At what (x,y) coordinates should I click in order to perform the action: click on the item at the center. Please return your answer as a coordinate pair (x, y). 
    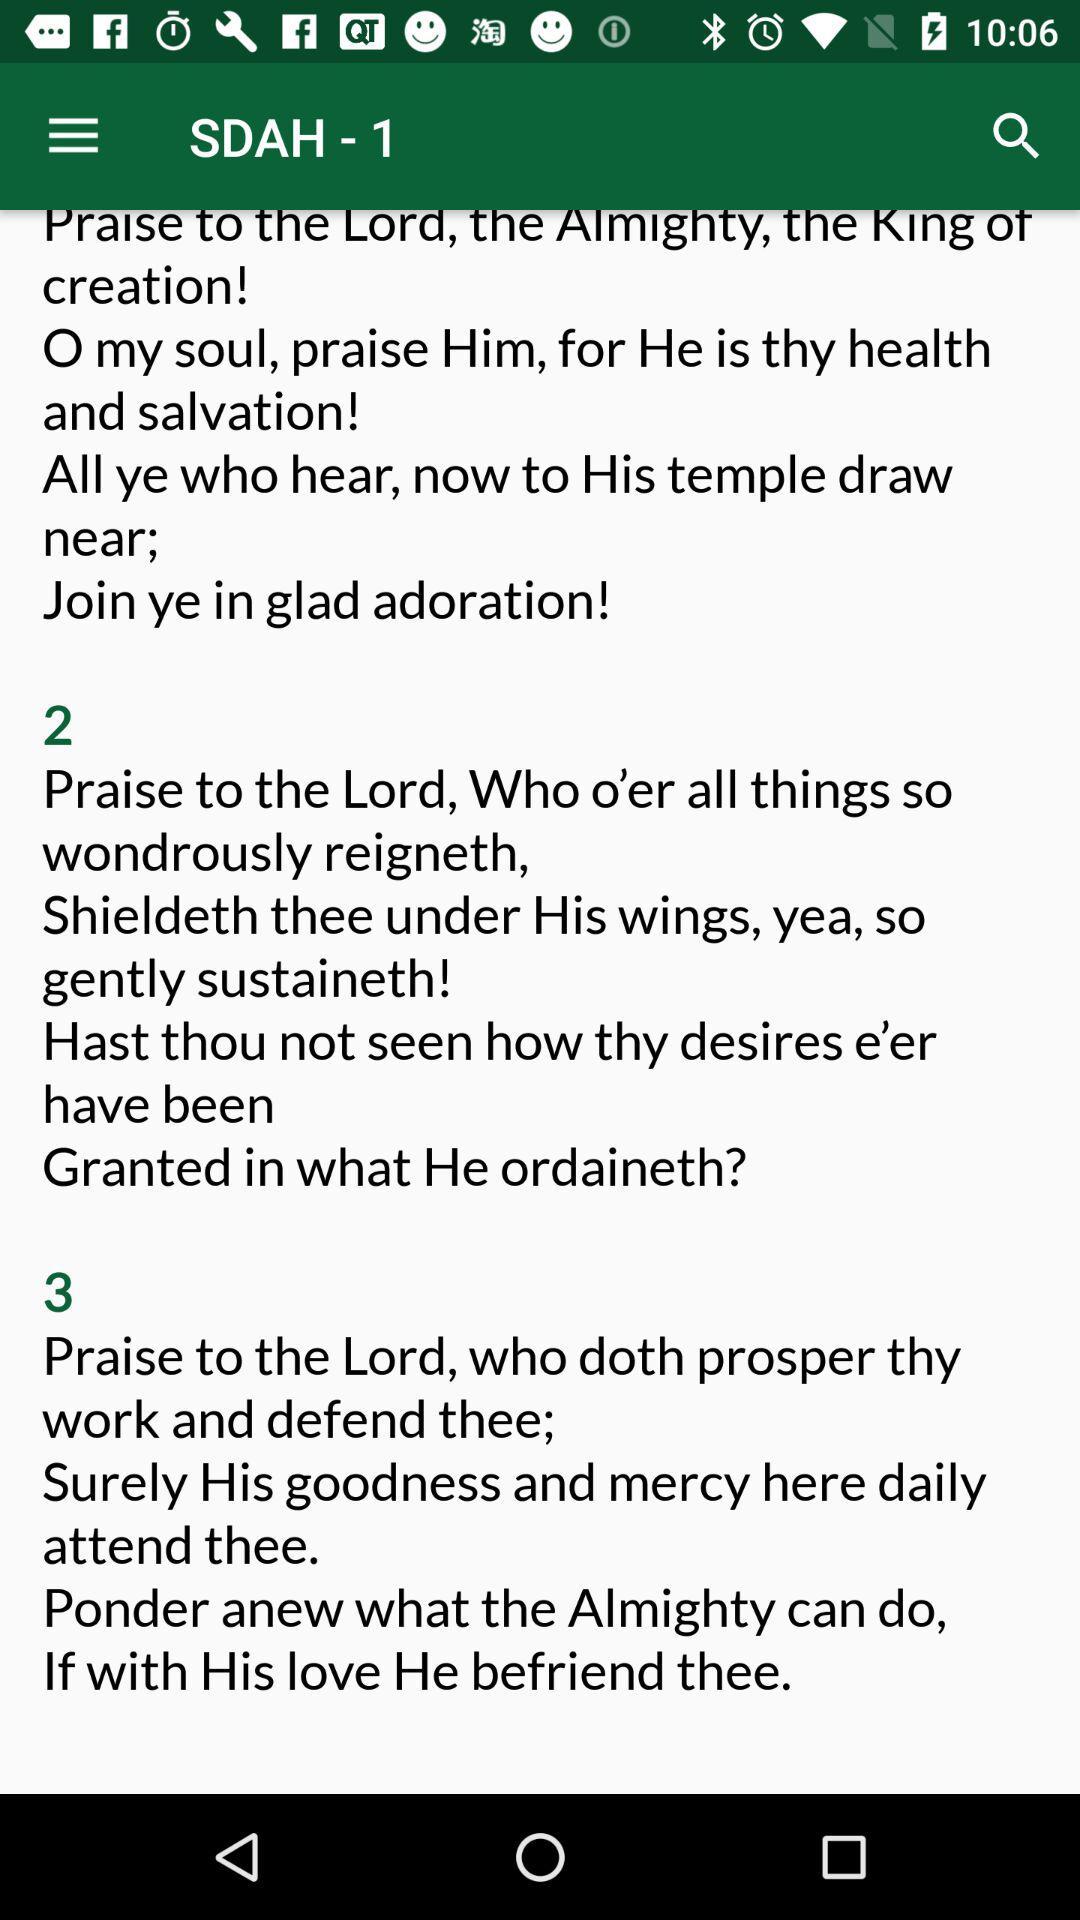
    Looking at the image, I should click on (540, 986).